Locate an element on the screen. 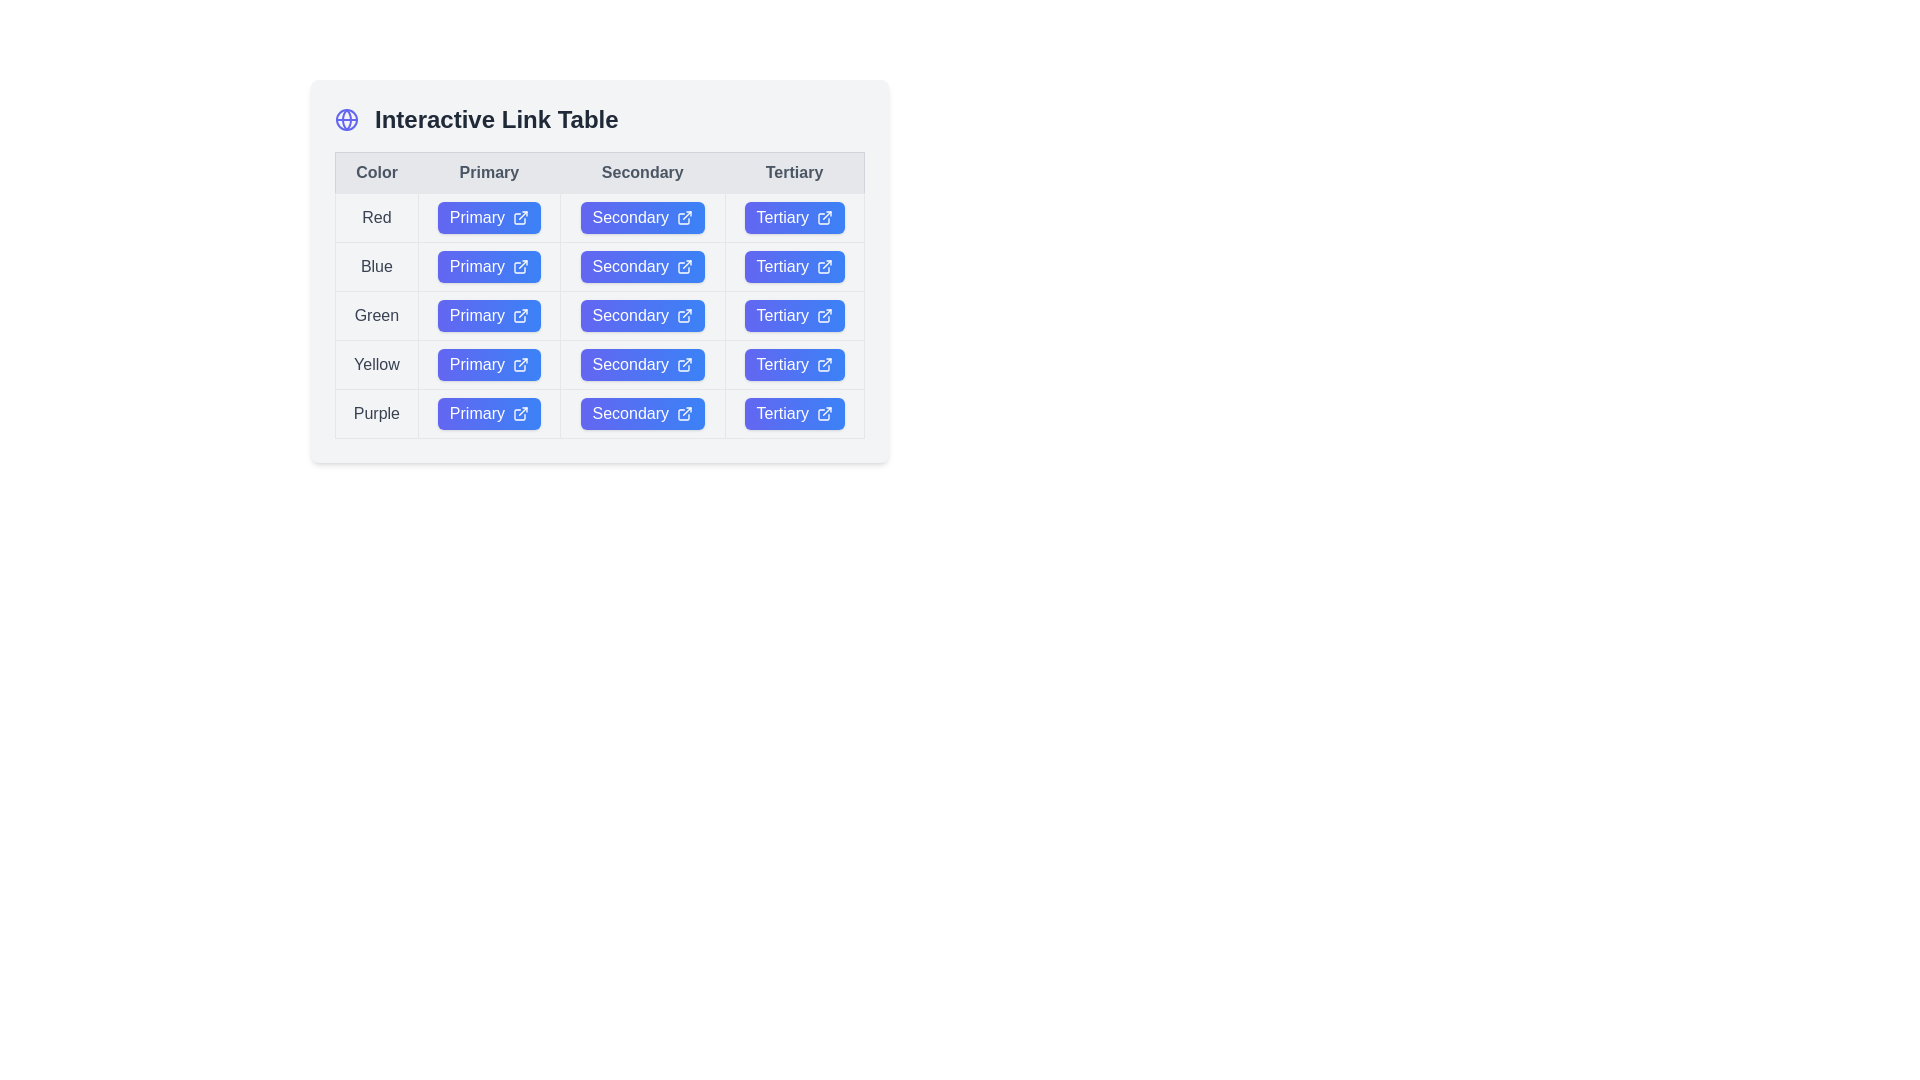  the button located is located at coordinates (489, 218).